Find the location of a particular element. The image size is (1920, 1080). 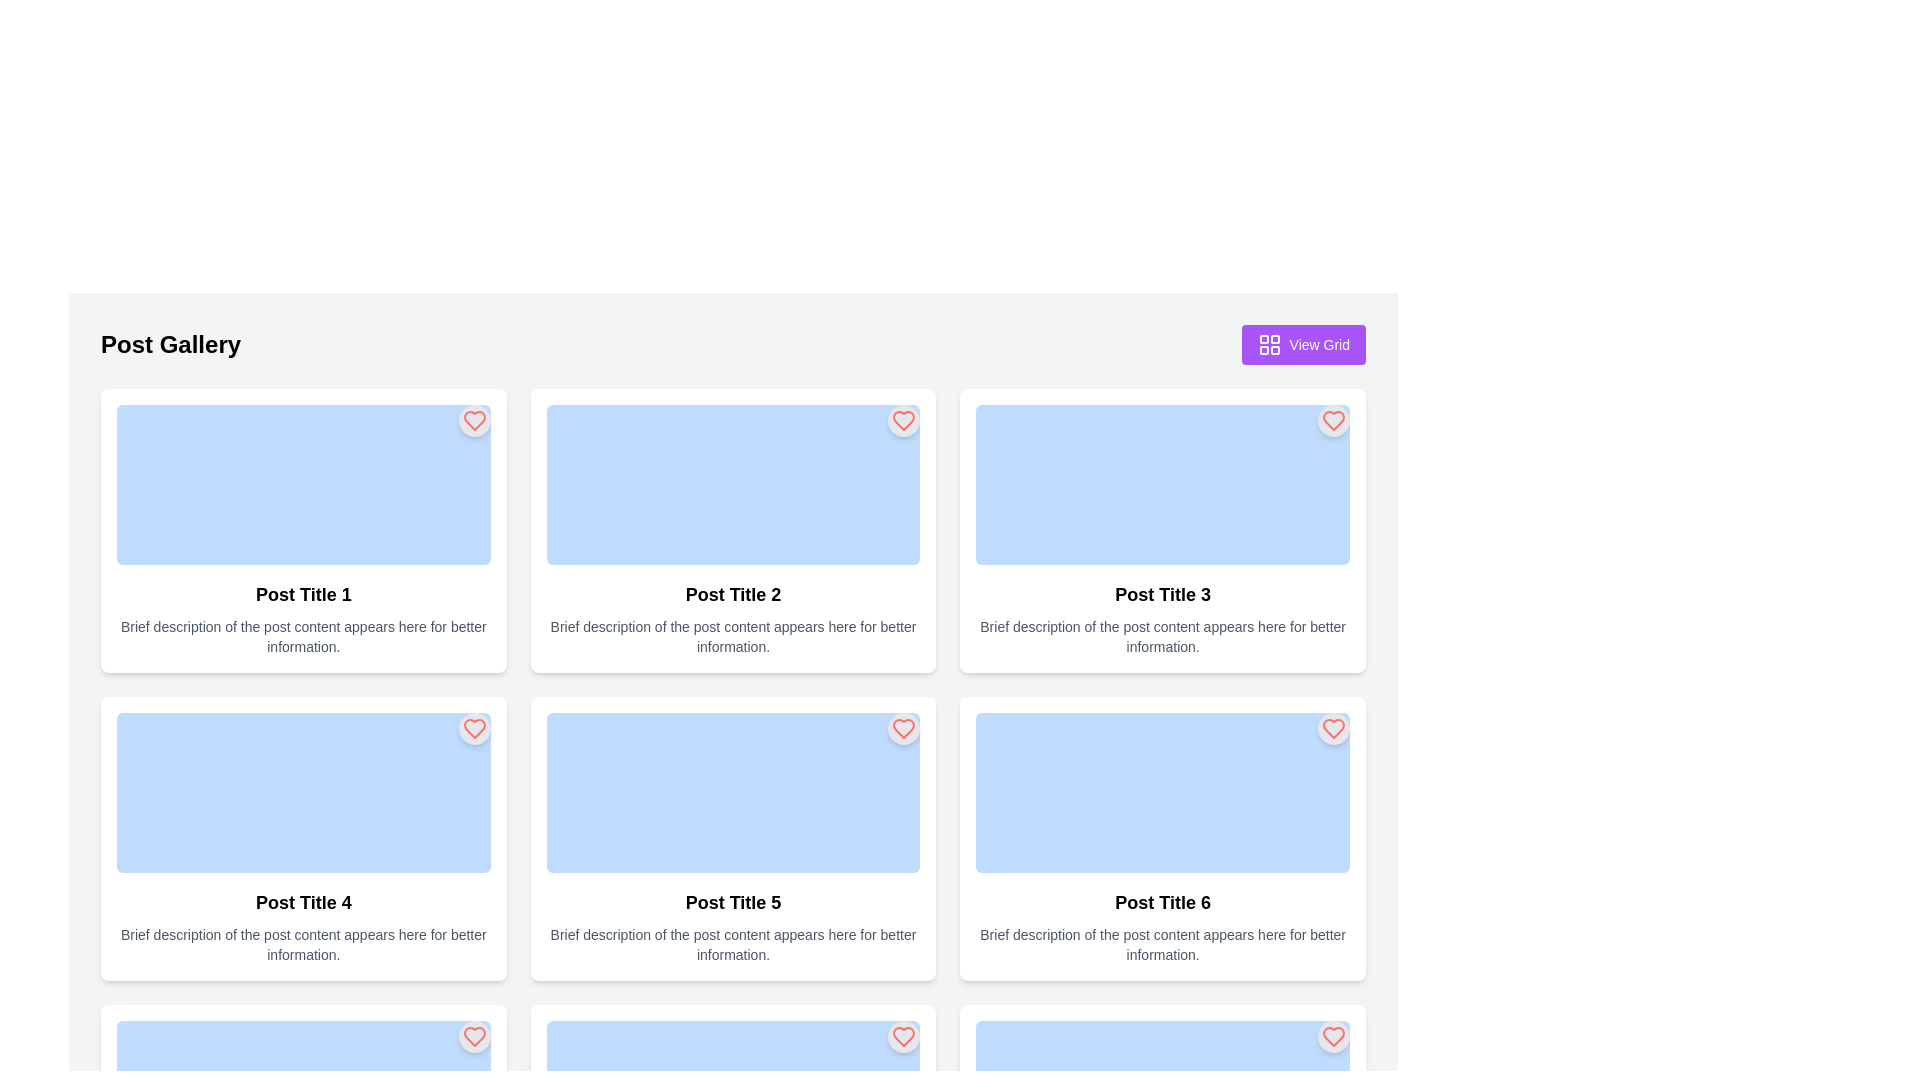

the Text Label that serves as the title of a card located at the bottom section of the card in the first column, first row of the multi-card gallery is located at coordinates (302, 593).